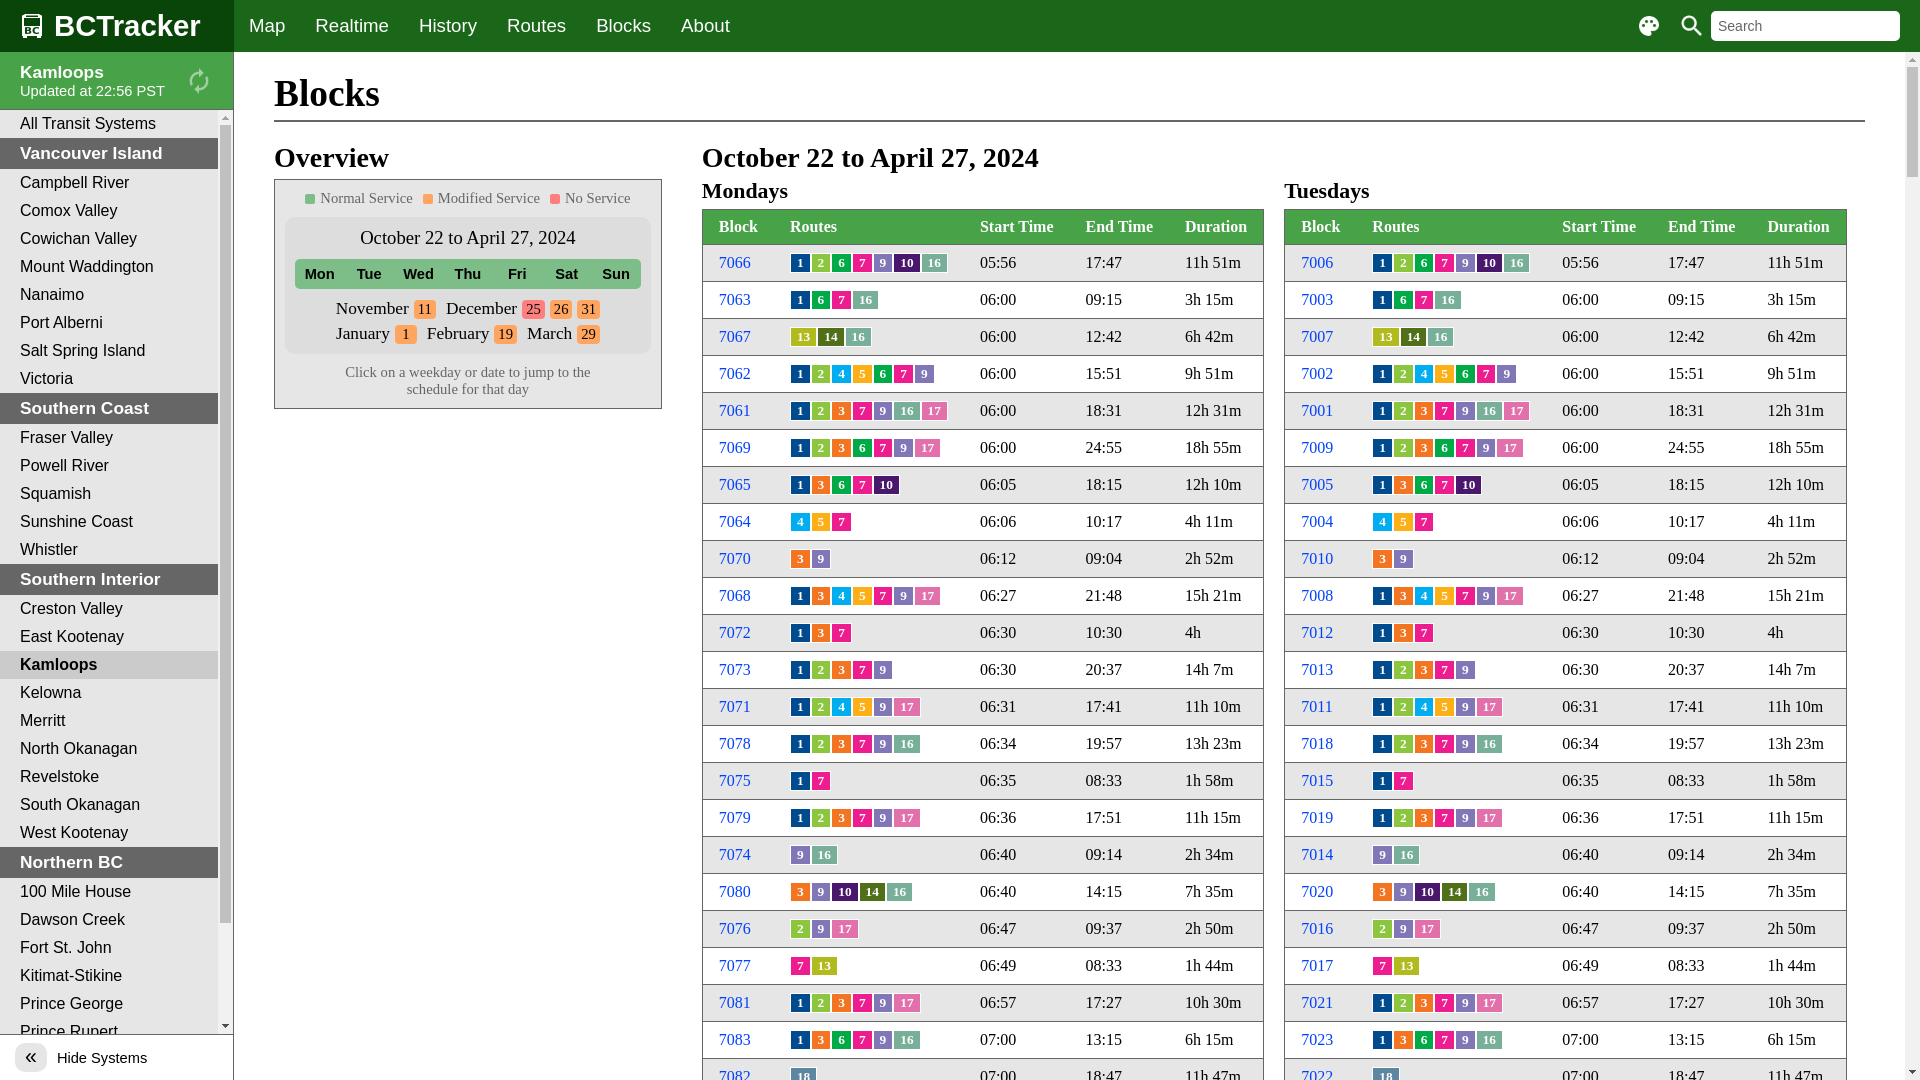  Describe the element at coordinates (800, 817) in the screenshot. I see `'1'` at that location.